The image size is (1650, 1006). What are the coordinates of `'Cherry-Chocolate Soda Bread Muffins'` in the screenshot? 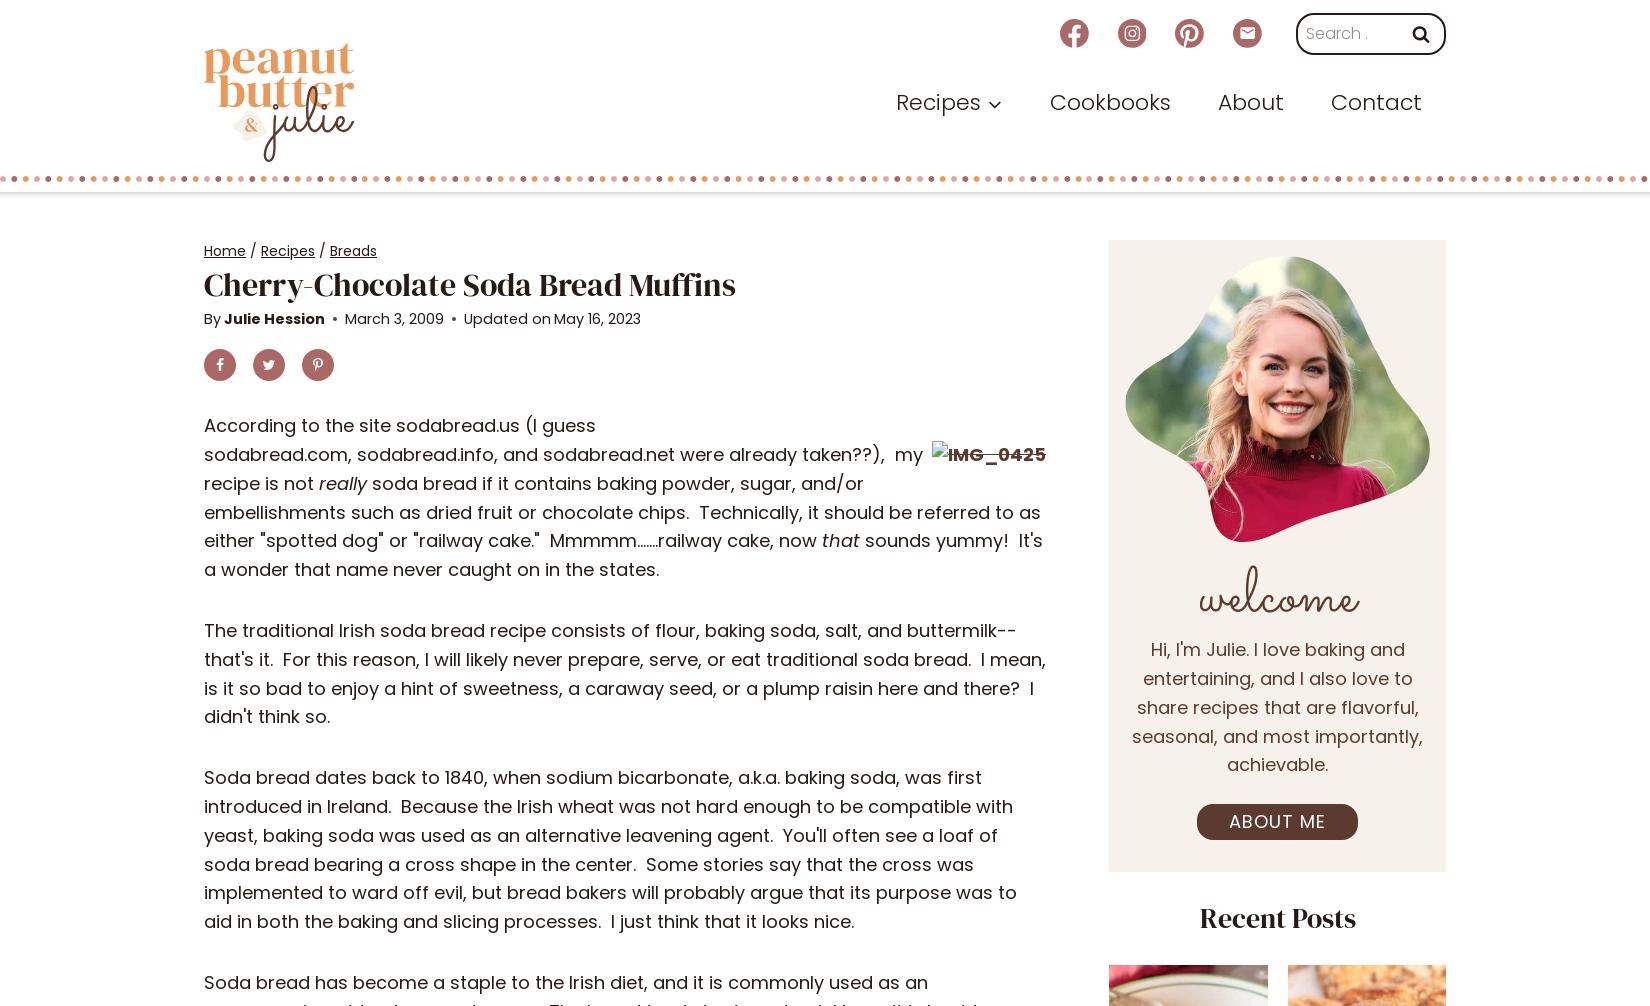 It's located at (468, 282).